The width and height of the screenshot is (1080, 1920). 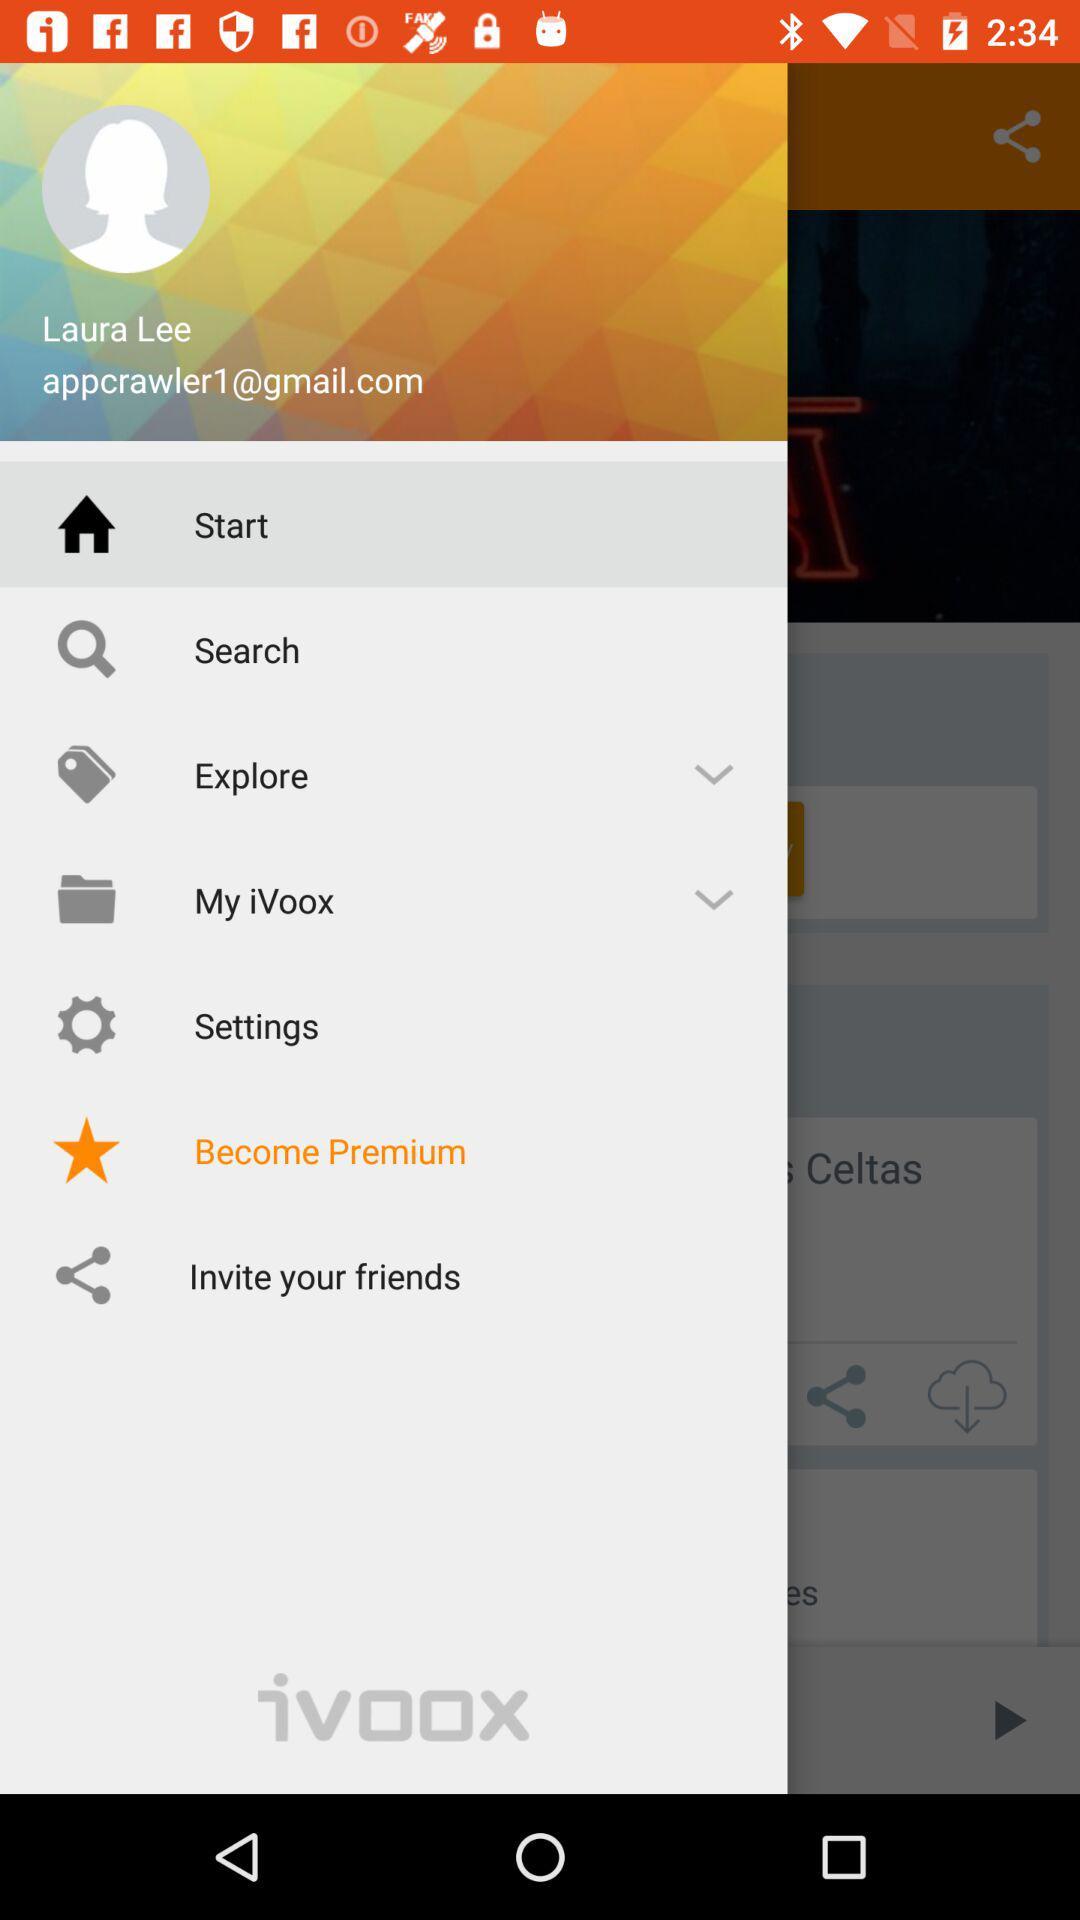 I want to click on the play icon, so click(x=1006, y=1719).